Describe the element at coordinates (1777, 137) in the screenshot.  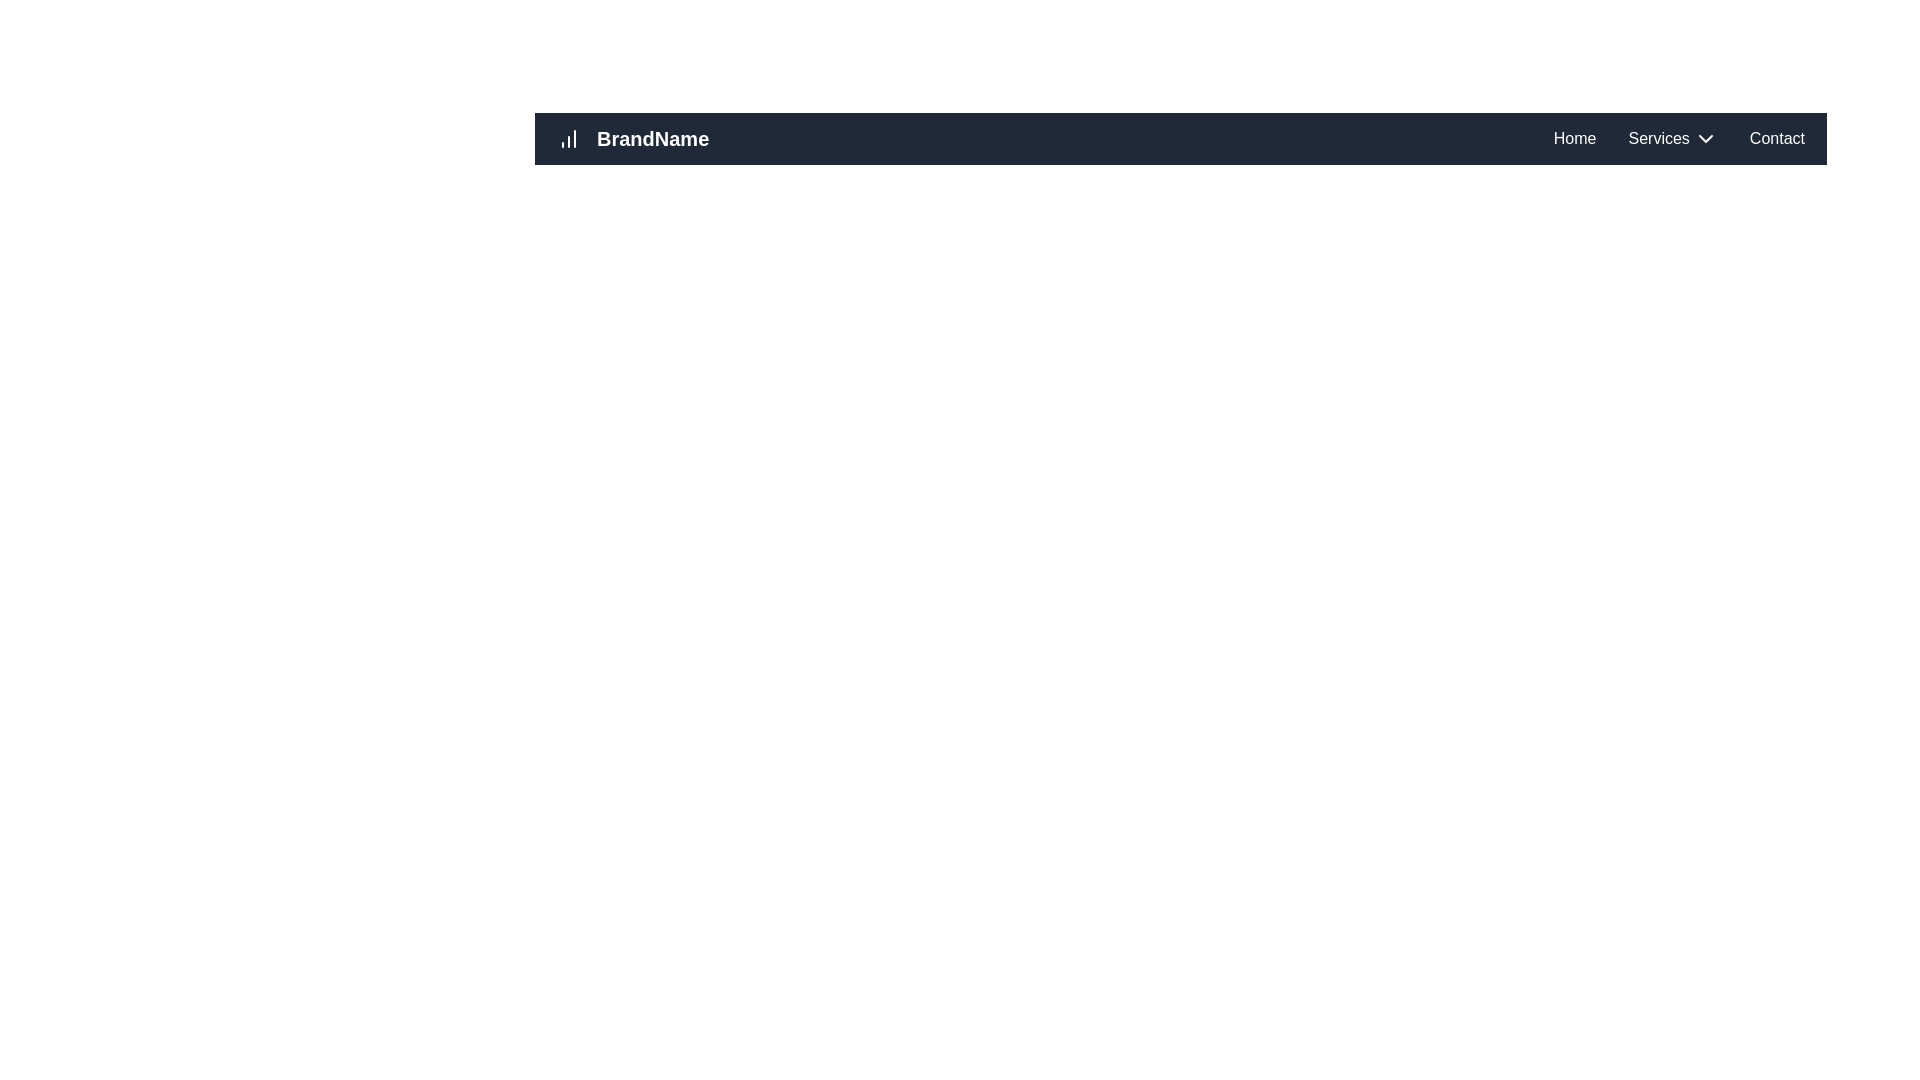
I see `the 'Contact' navigation link located on the far right side of the top navigation bar` at that location.